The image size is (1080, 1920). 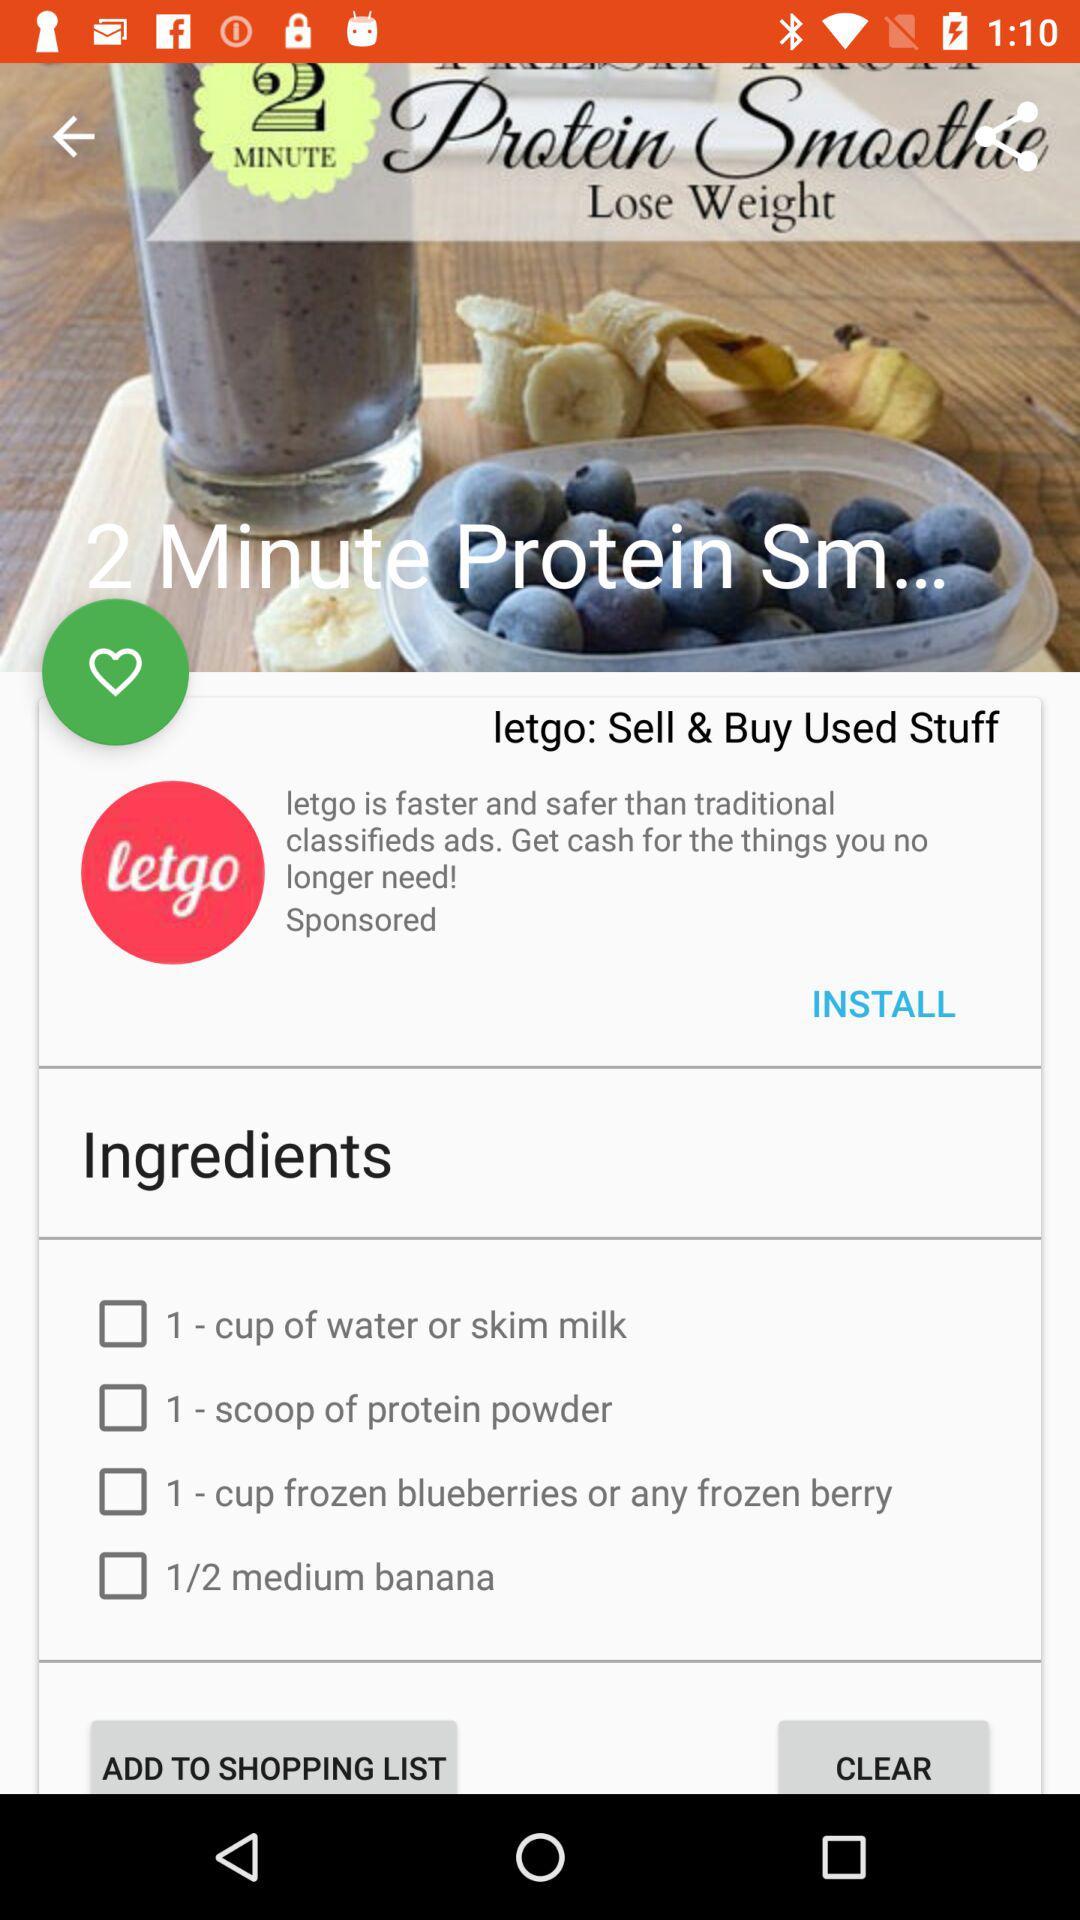 I want to click on shopping list, so click(x=540, y=1701).